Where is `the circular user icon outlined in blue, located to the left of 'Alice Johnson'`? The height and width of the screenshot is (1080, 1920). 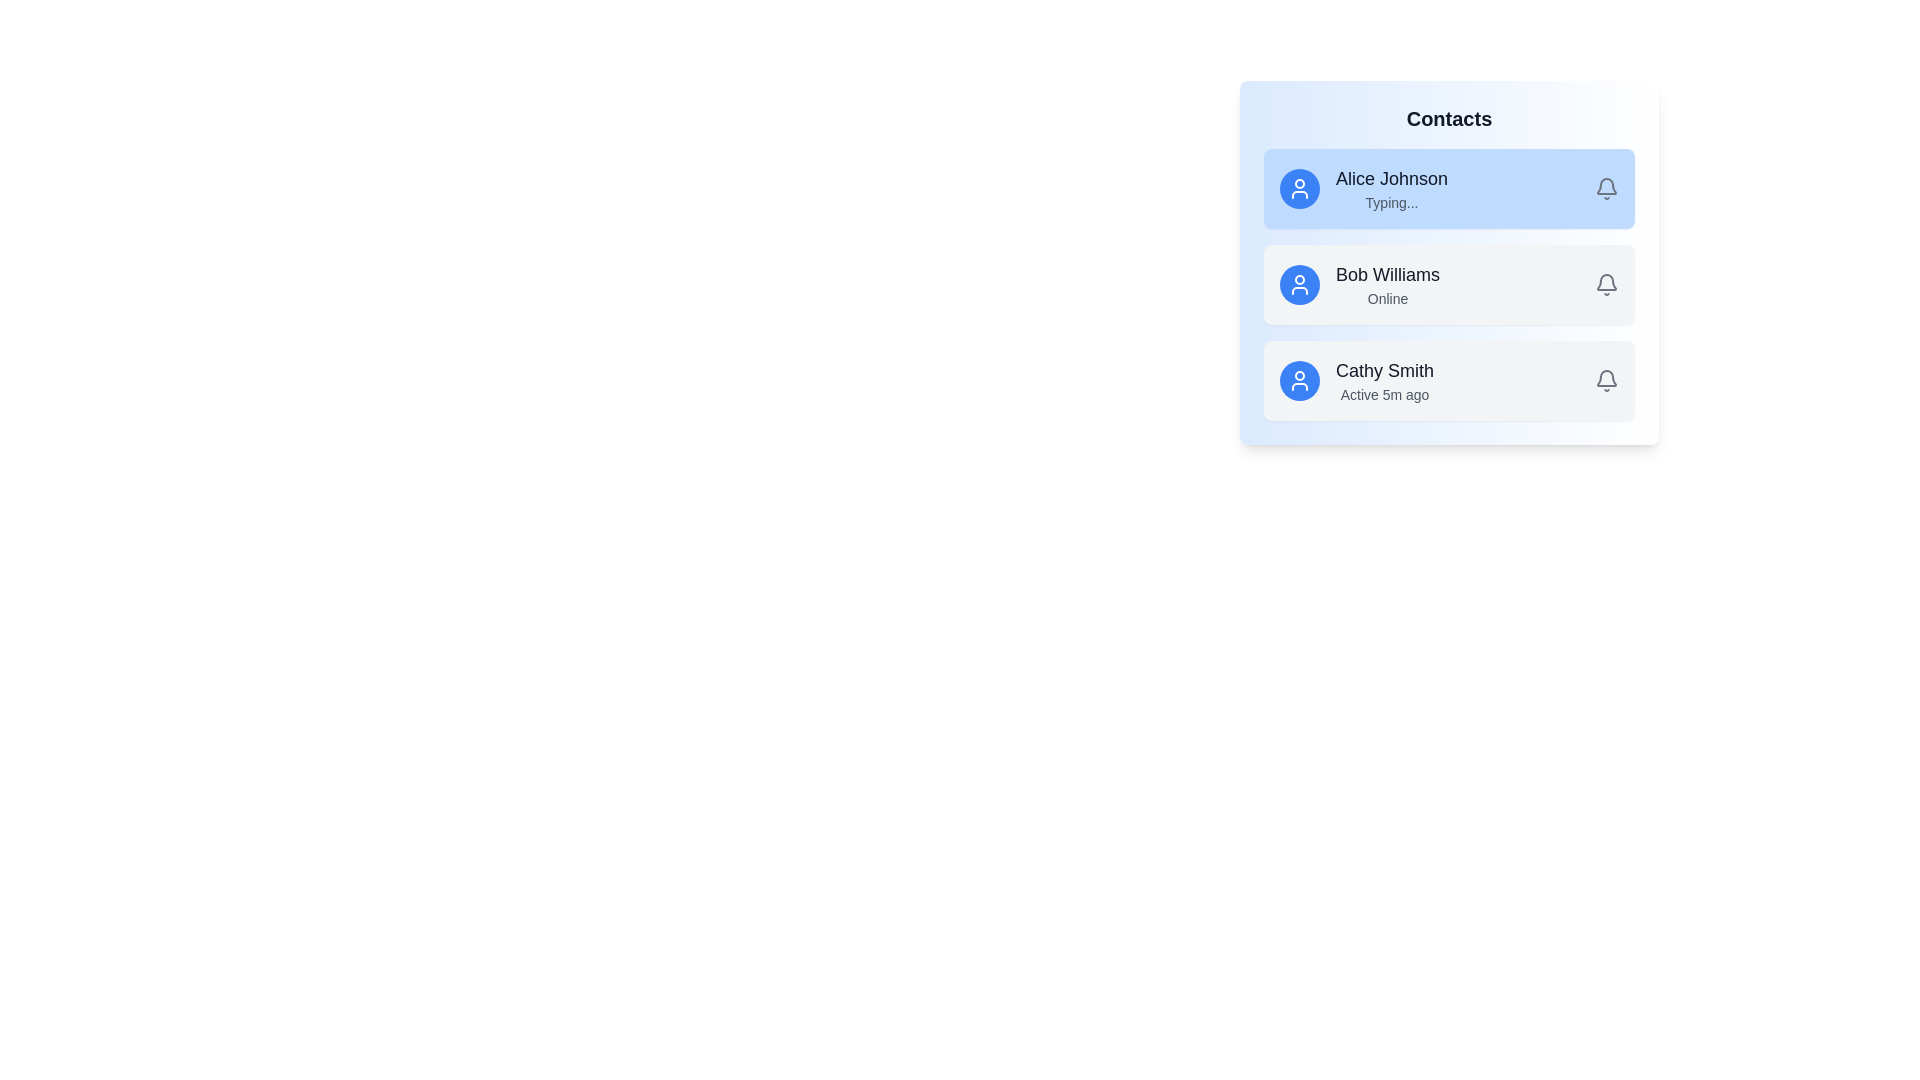 the circular user icon outlined in blue, located to the left of 'Alice Johnson' is located at coordinates (1300, 189).